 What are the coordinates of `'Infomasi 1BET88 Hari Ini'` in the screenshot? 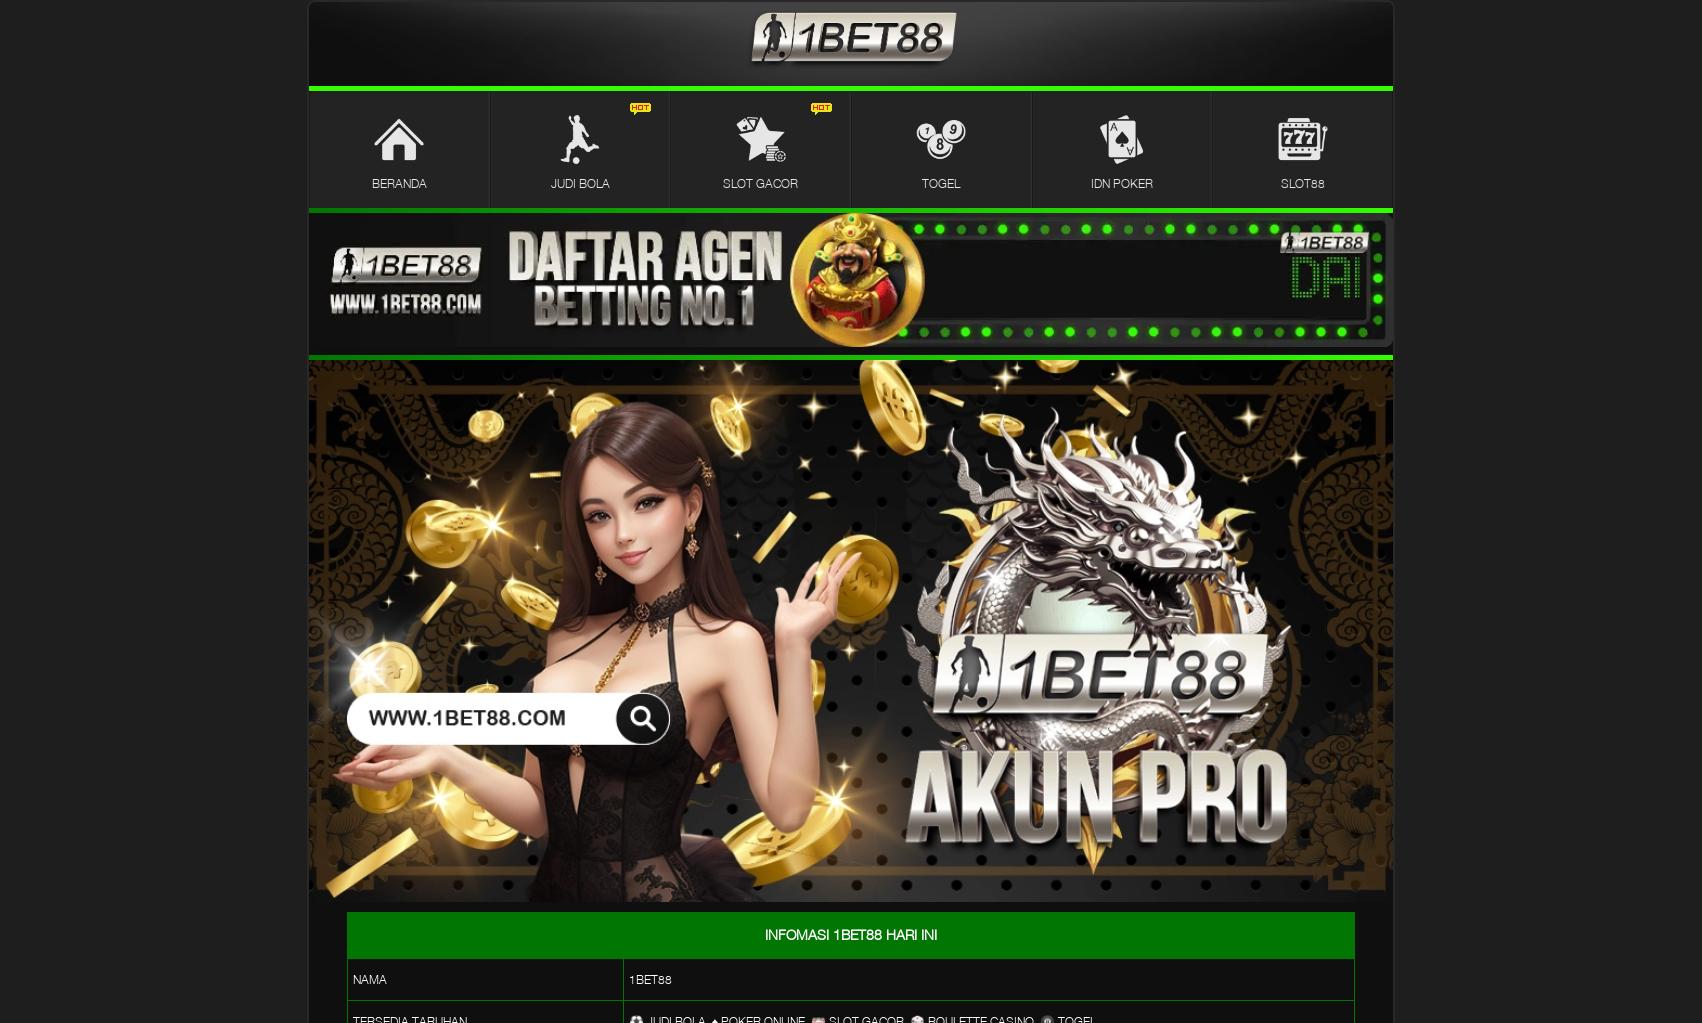 It's located at (851, 933).